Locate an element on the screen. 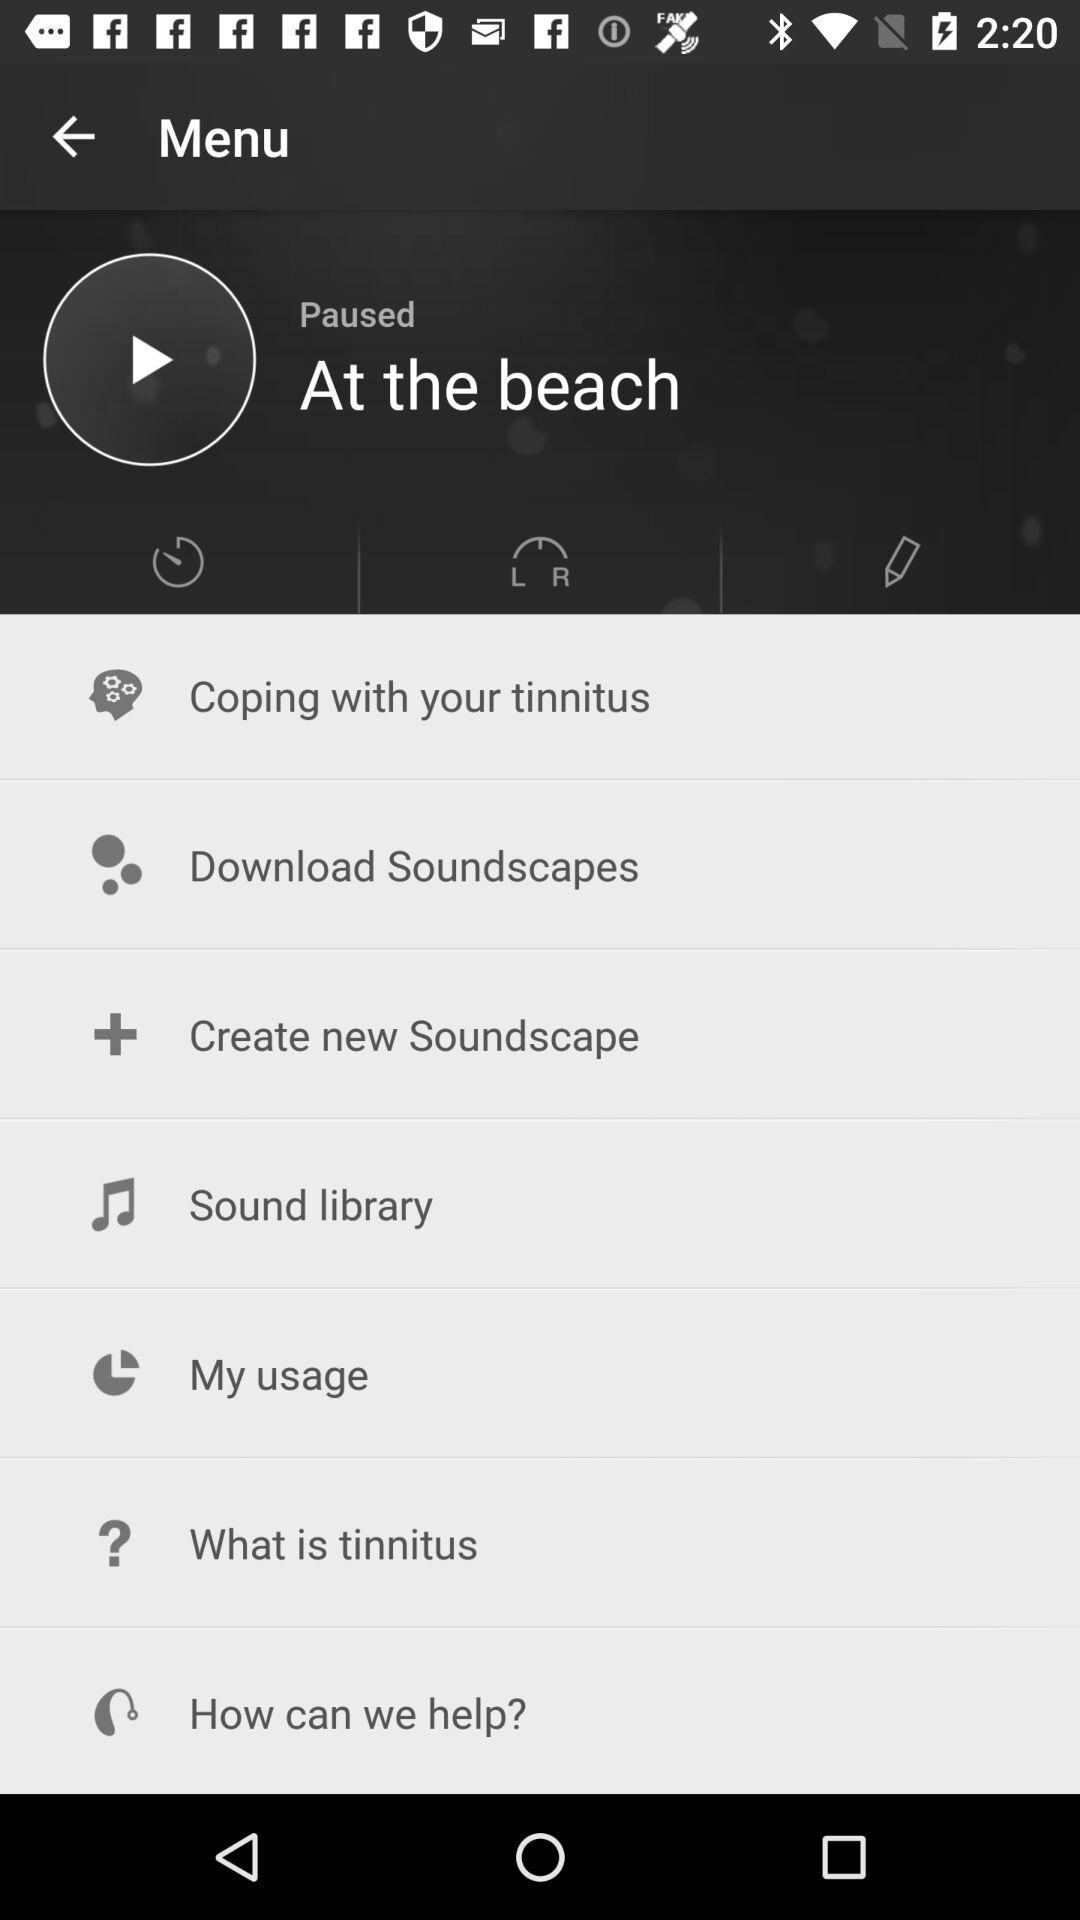  the icon below the at the beach is located at coordinates (902, 560).